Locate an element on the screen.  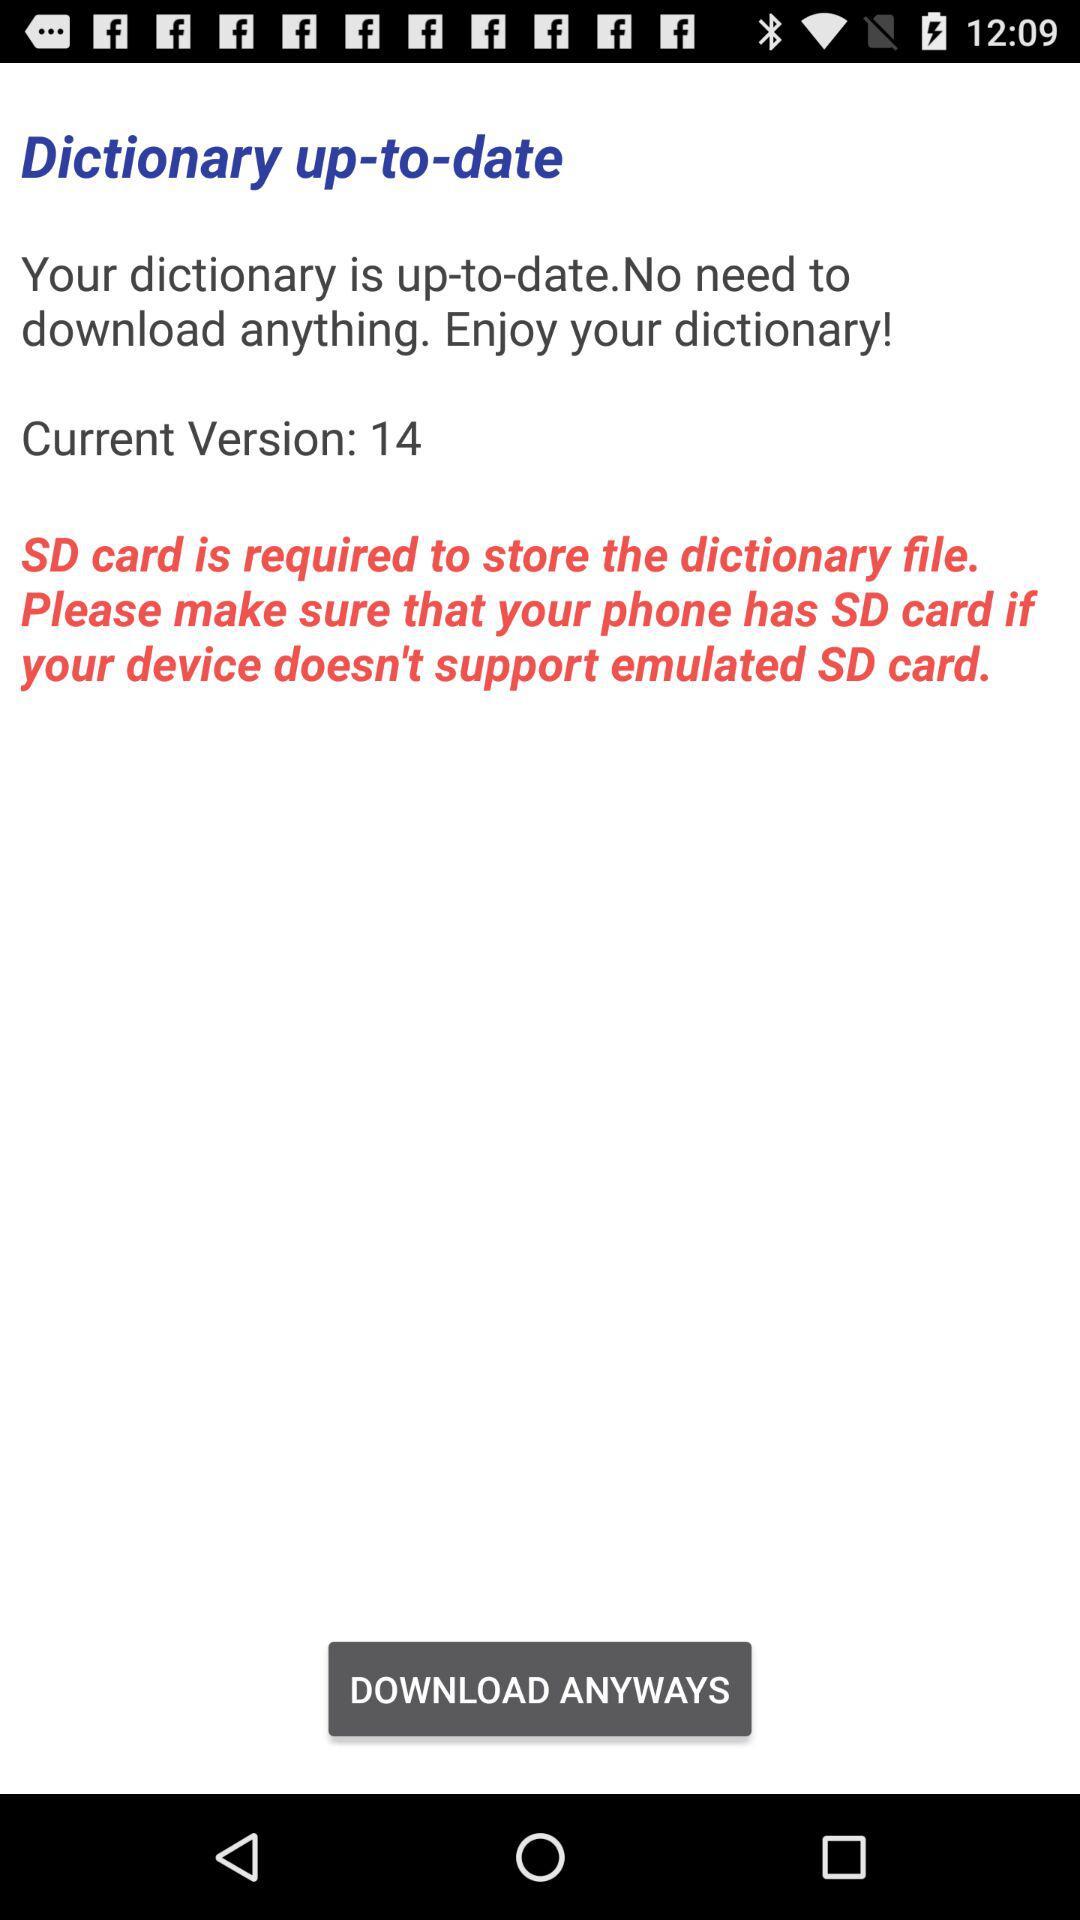
the download anyways item is located at coordinates (540, 1688).